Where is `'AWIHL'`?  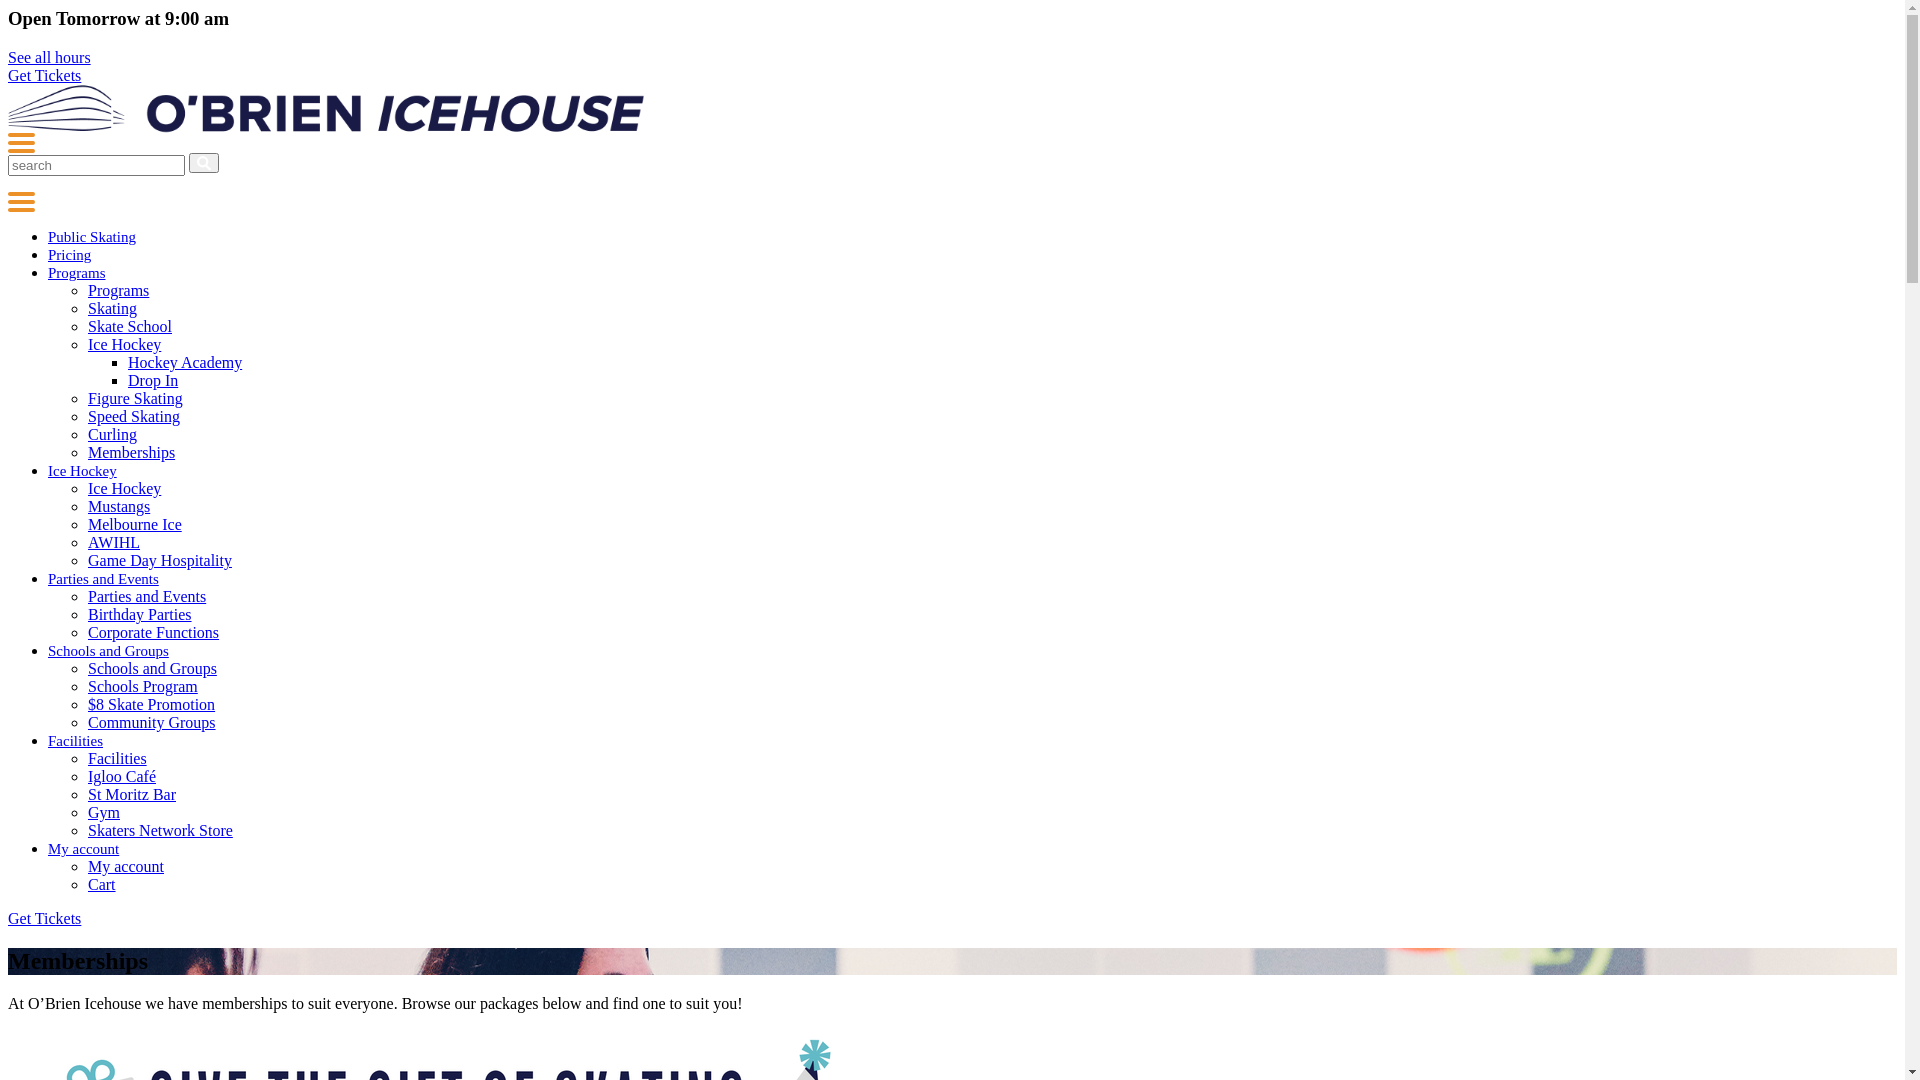
'AWIHL' is located at coordinates (113, 542).